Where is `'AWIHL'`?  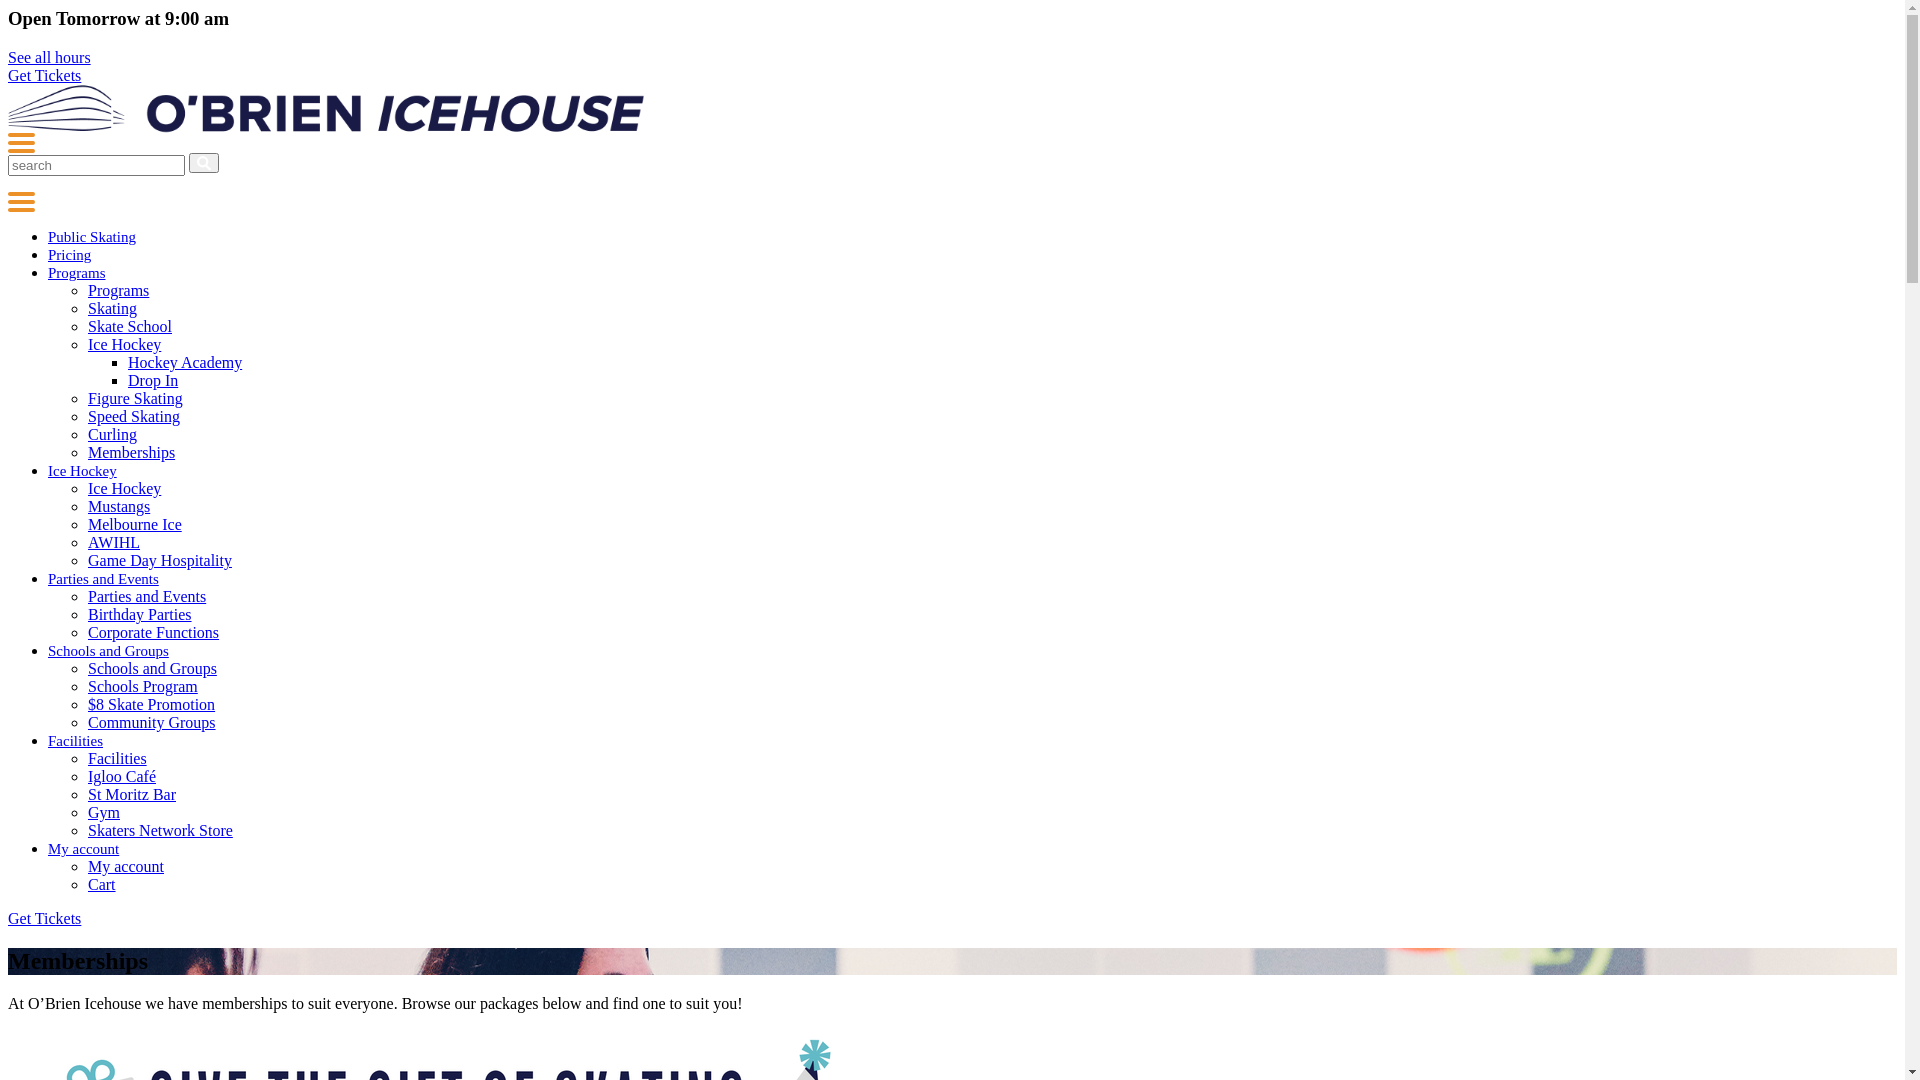
'AWIHL' is located at coordinates (113, 542).